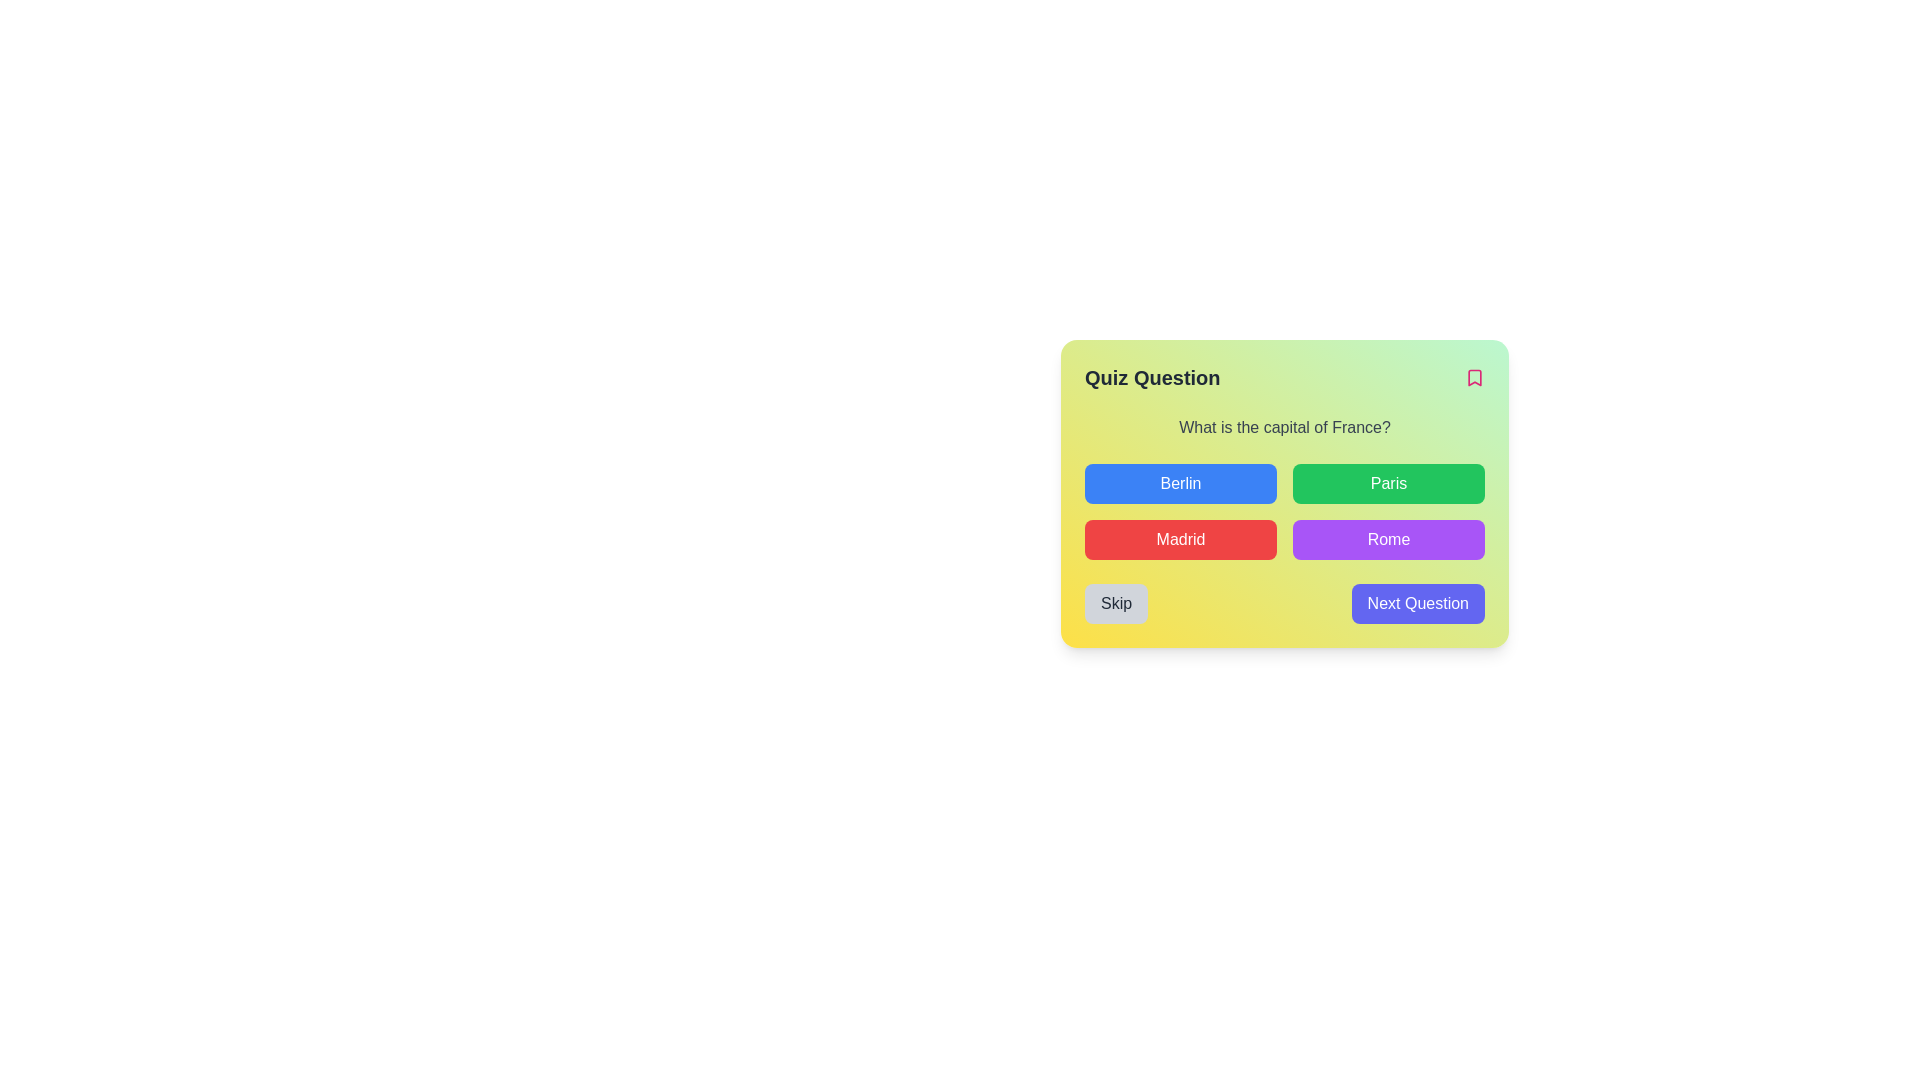  I want to click on the rectangular button labeled 'Rome' with a purple background and white text, located in the lower right of the 2x2 grid of buttons below the question 'What is the capital of France?', so click(1387, 540).